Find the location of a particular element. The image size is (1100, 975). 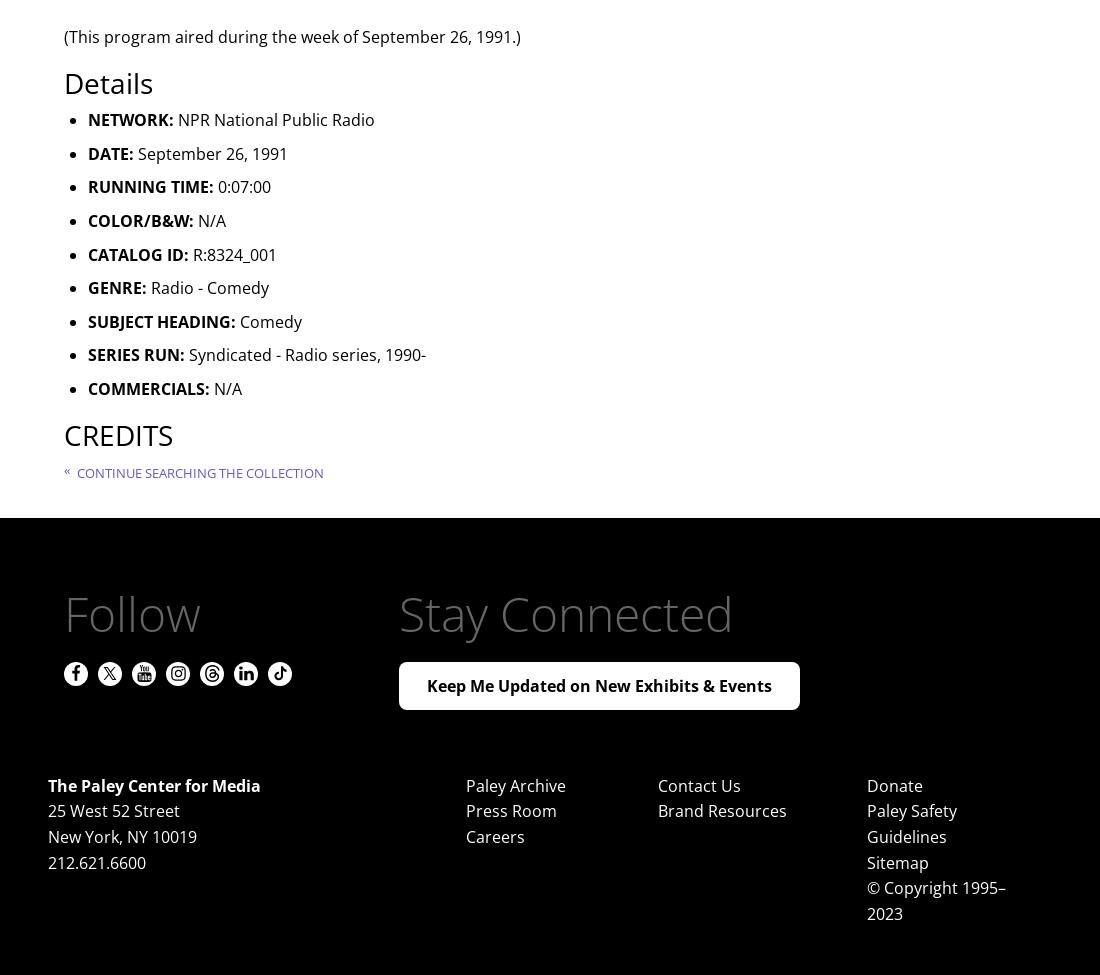

'Paley Archive' is located at coordinates (463, 784).